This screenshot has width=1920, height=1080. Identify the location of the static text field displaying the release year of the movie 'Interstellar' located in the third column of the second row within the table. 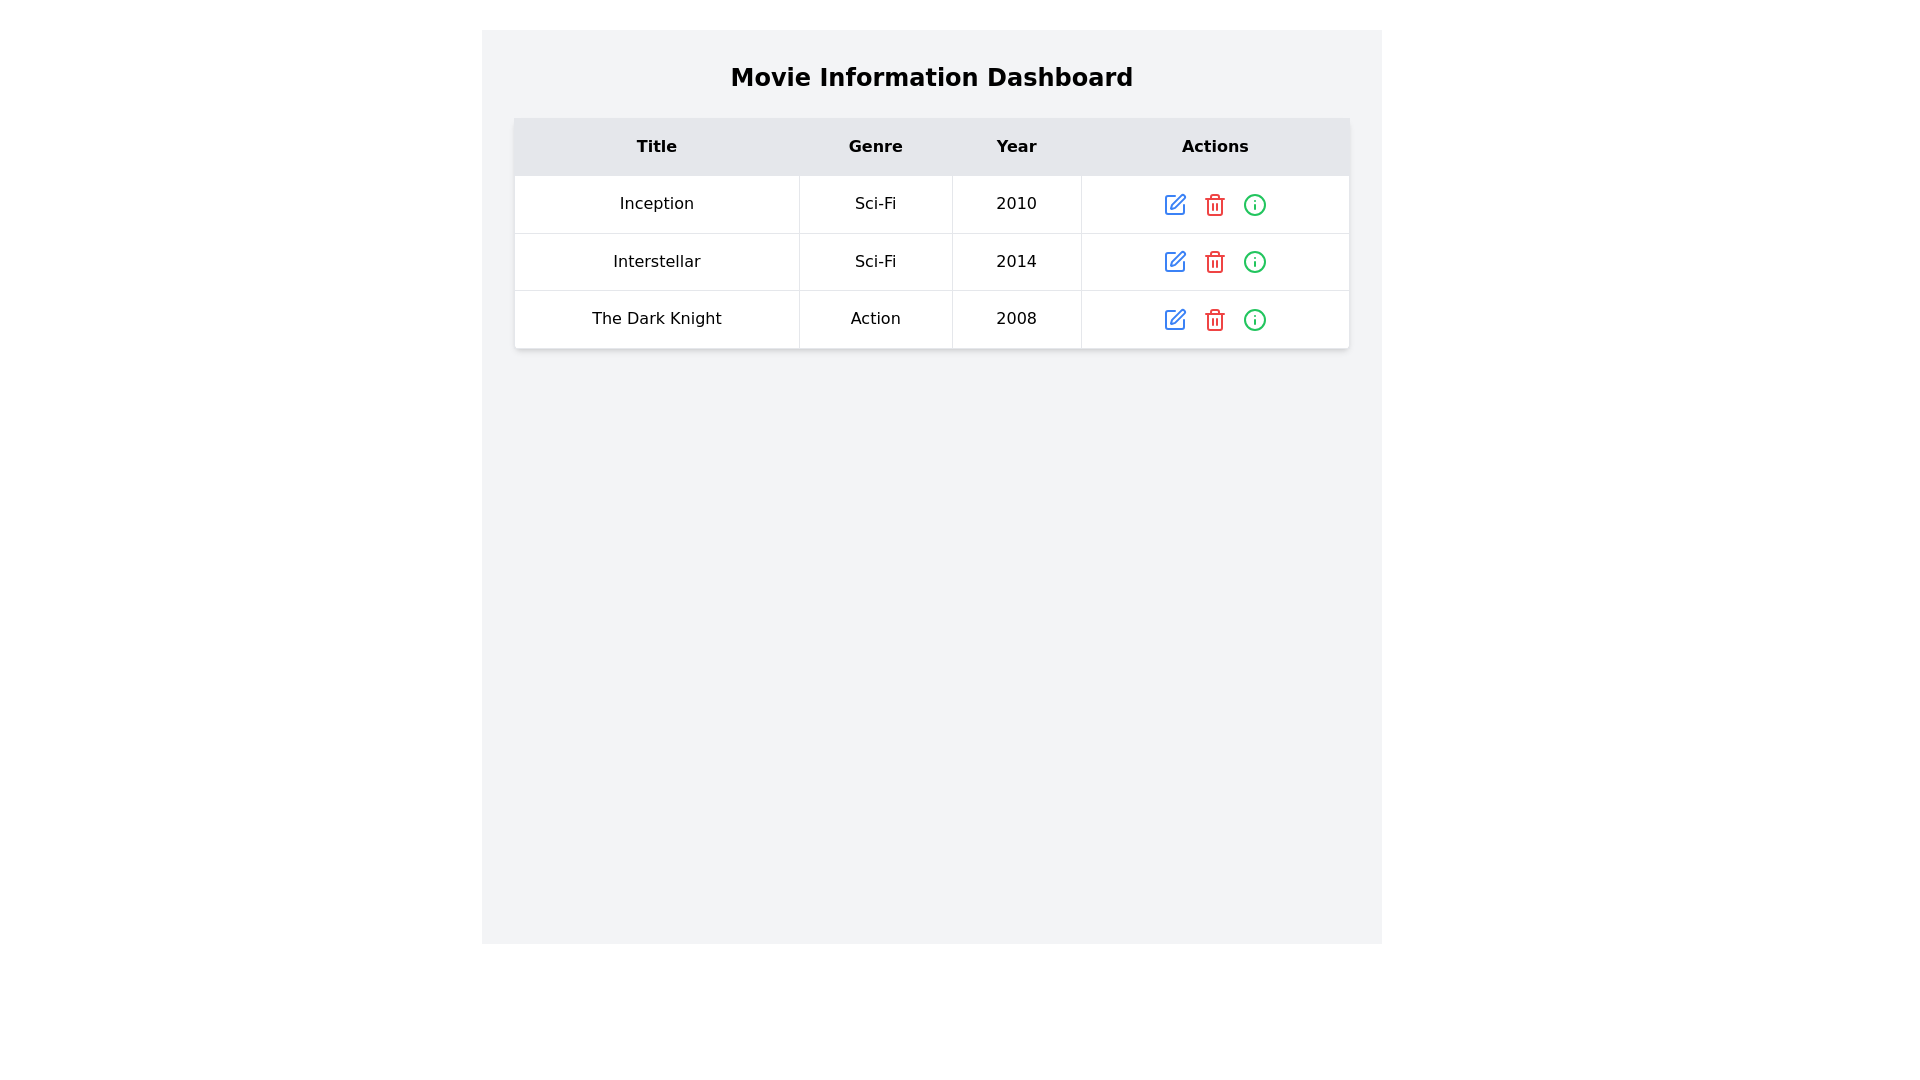
(1016, 260).